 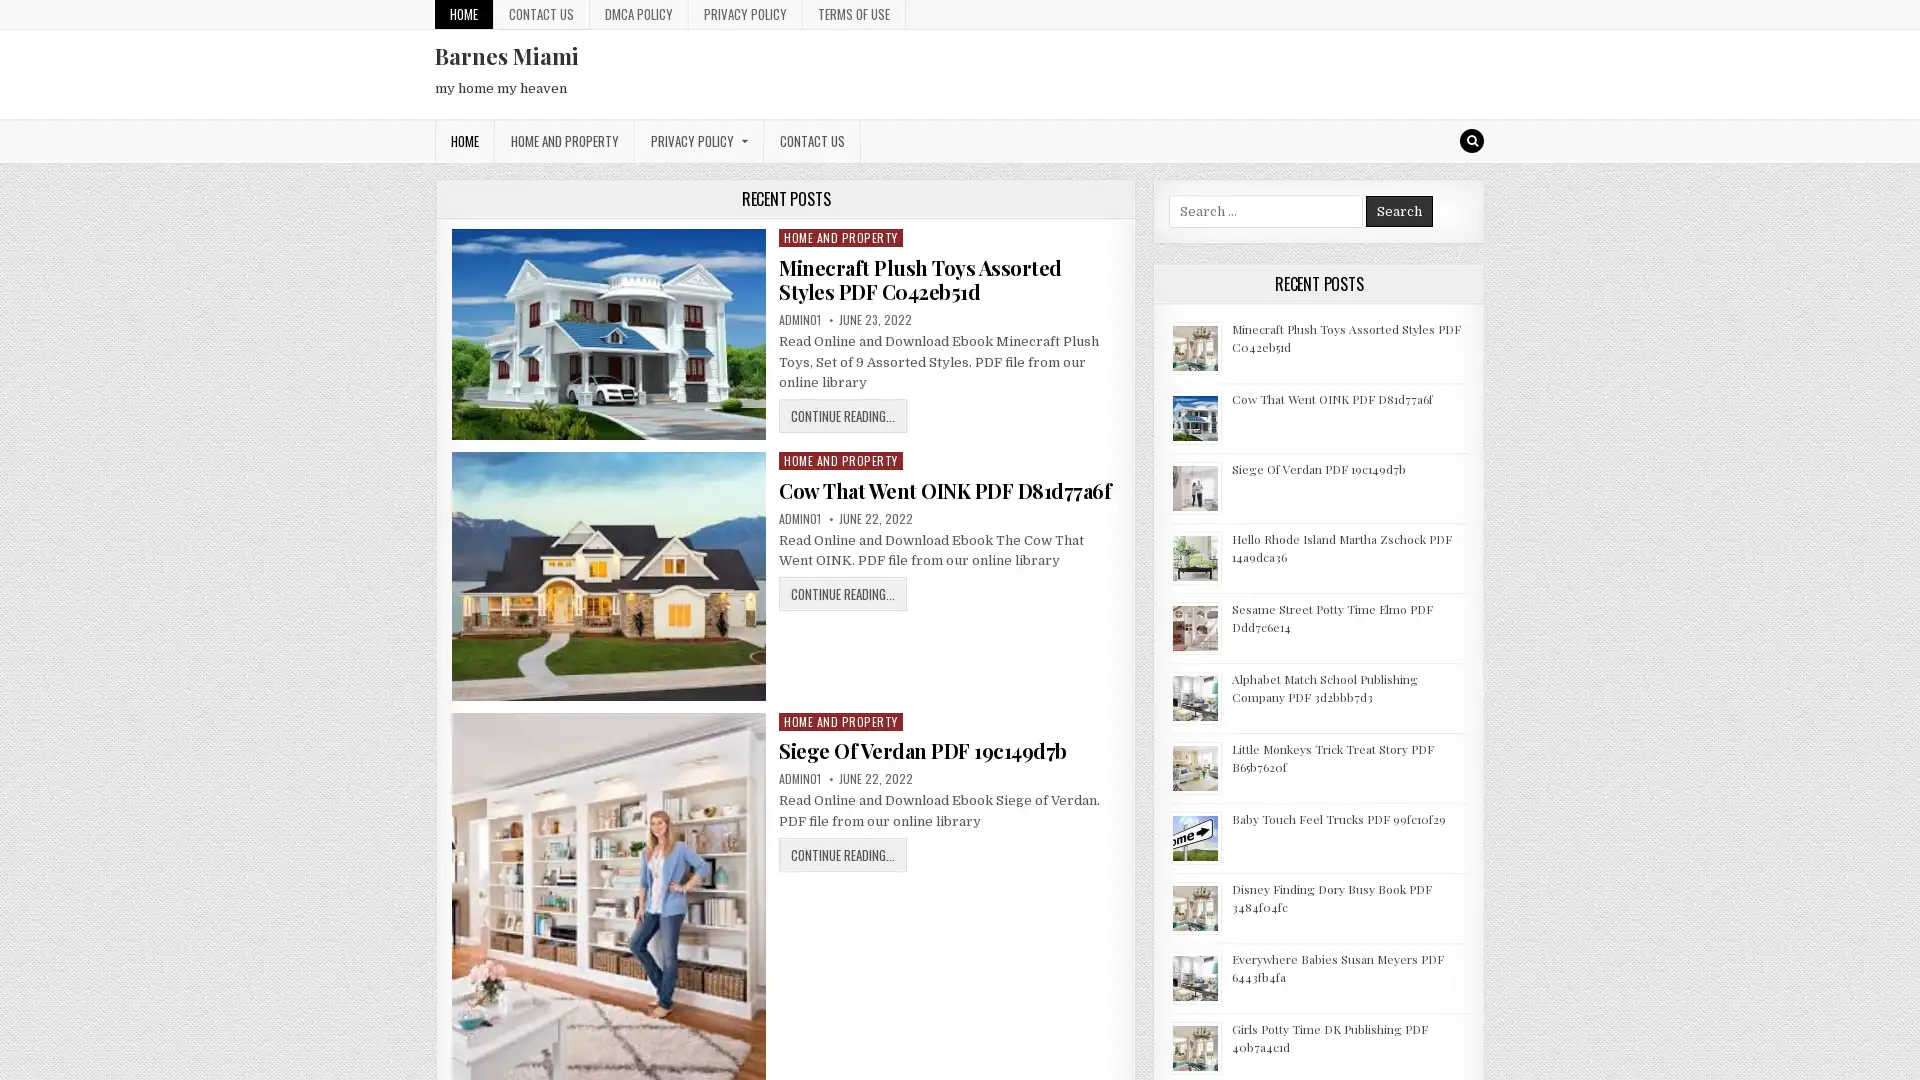 I want to click on Search, so click(x=1398, y=211).